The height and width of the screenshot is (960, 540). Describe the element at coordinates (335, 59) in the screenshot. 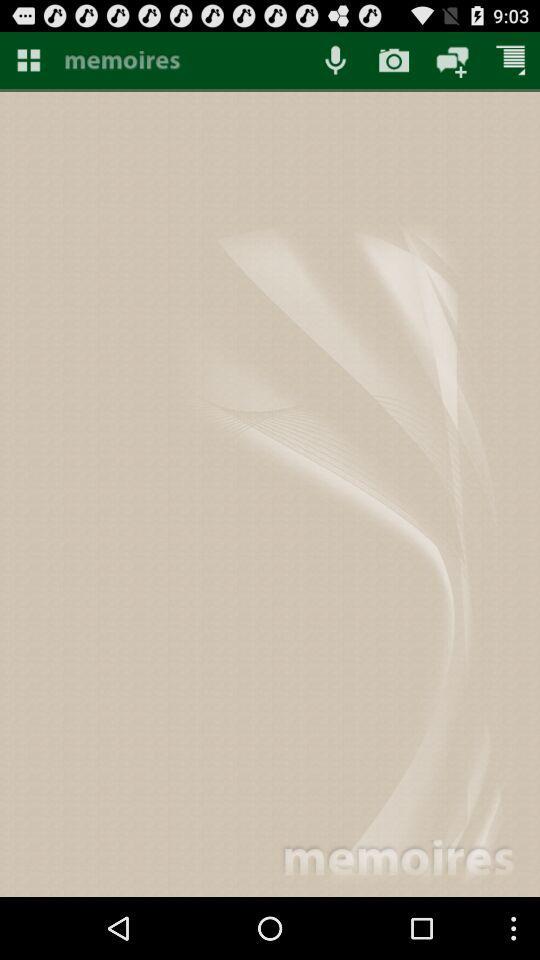

I see `turn on microphone` at that location.